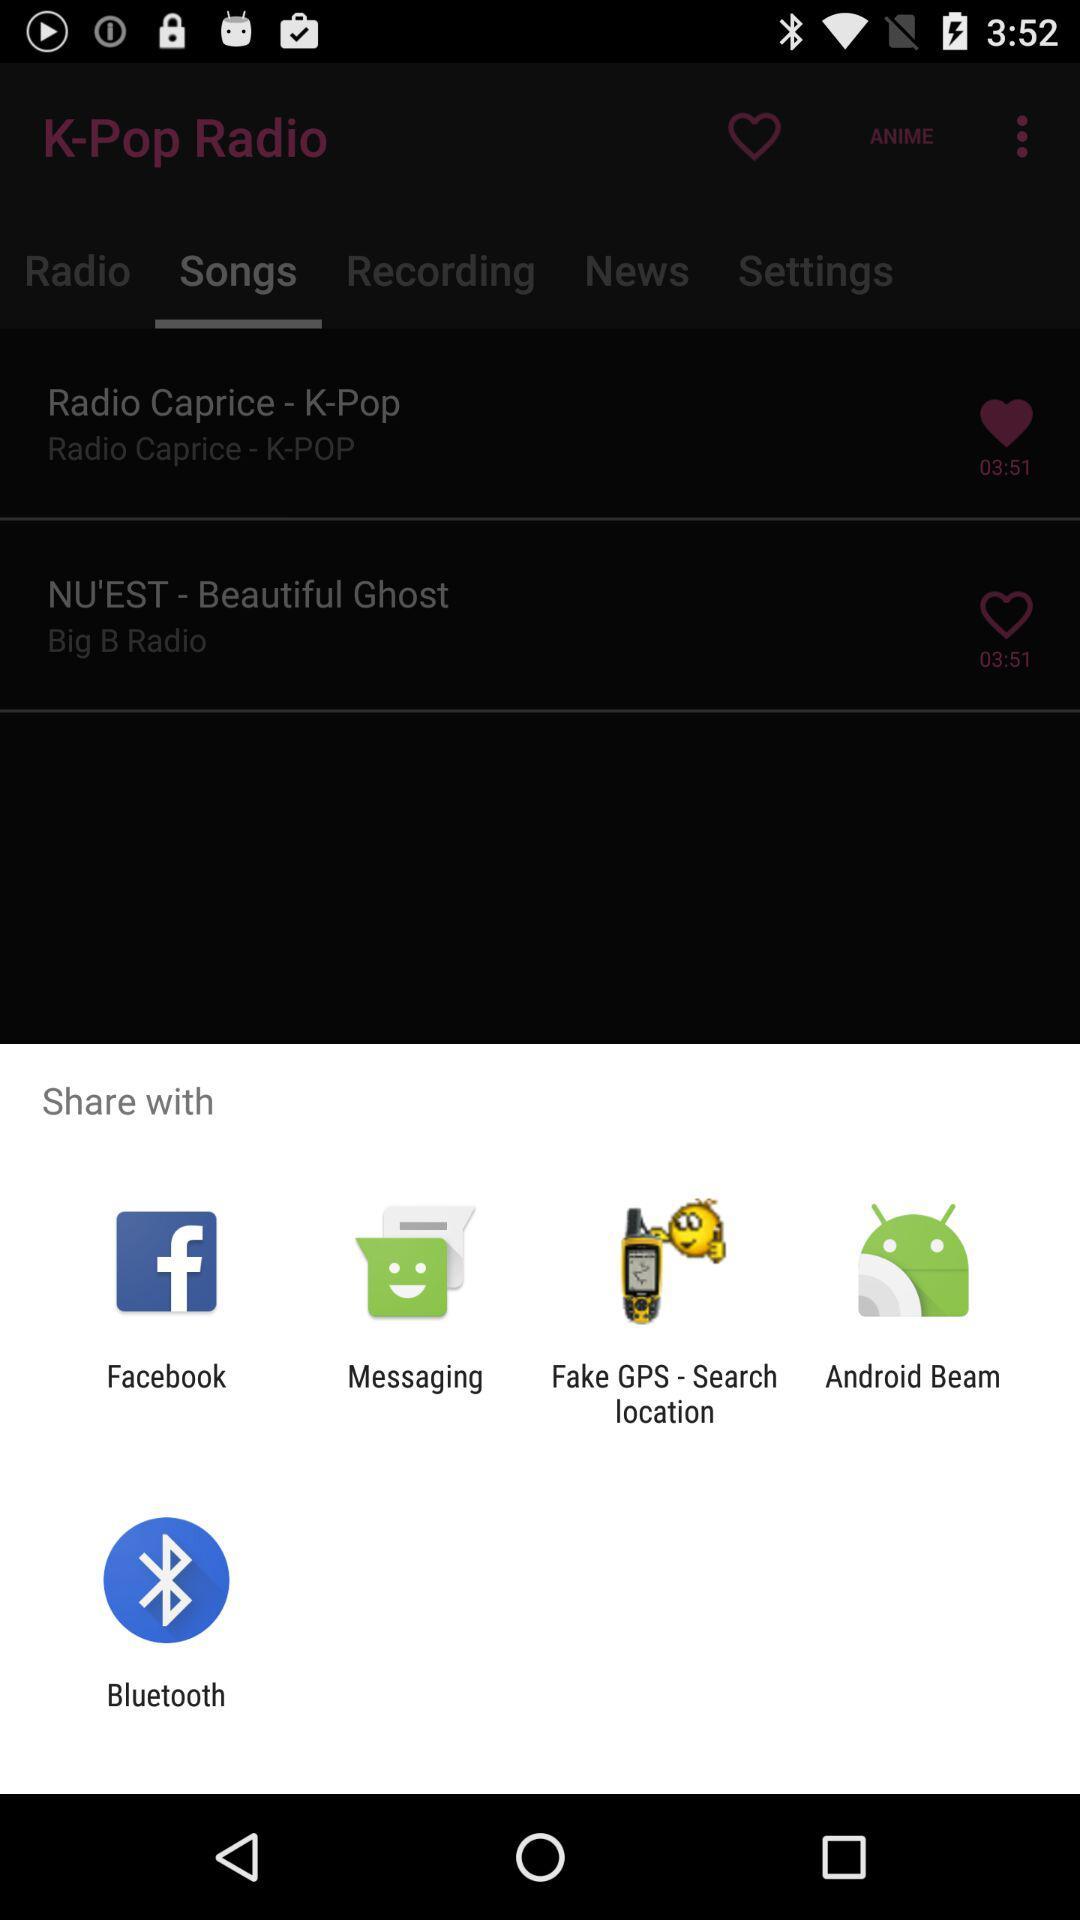  What do you see at coordinates (913, 1392) in the screenshot?
I see `item to the right of fake gps search icon` at bounding box center [913, 1392].